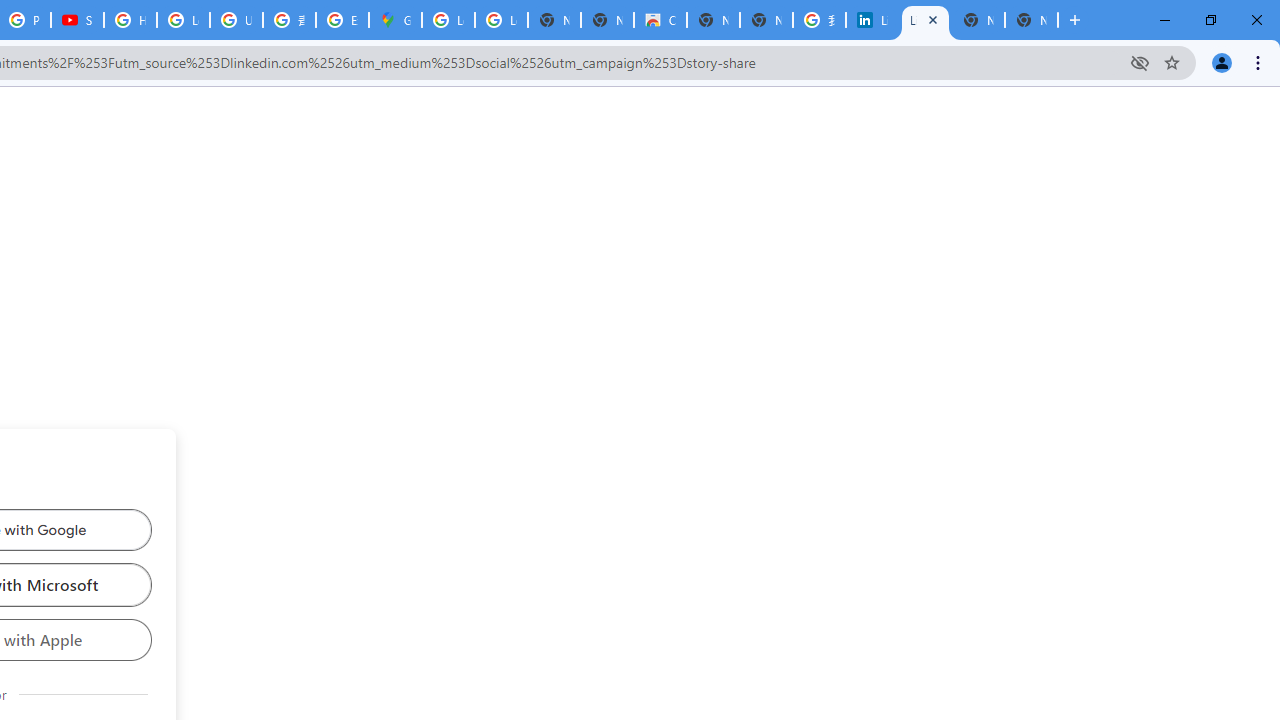 The width and height of the screenshot is (1280, 720). What do you see at coordinates (342, 20) in the screenshot?
I see `'Explore new street-level details - Google Maps Help'` at bounding box center [342, 20].